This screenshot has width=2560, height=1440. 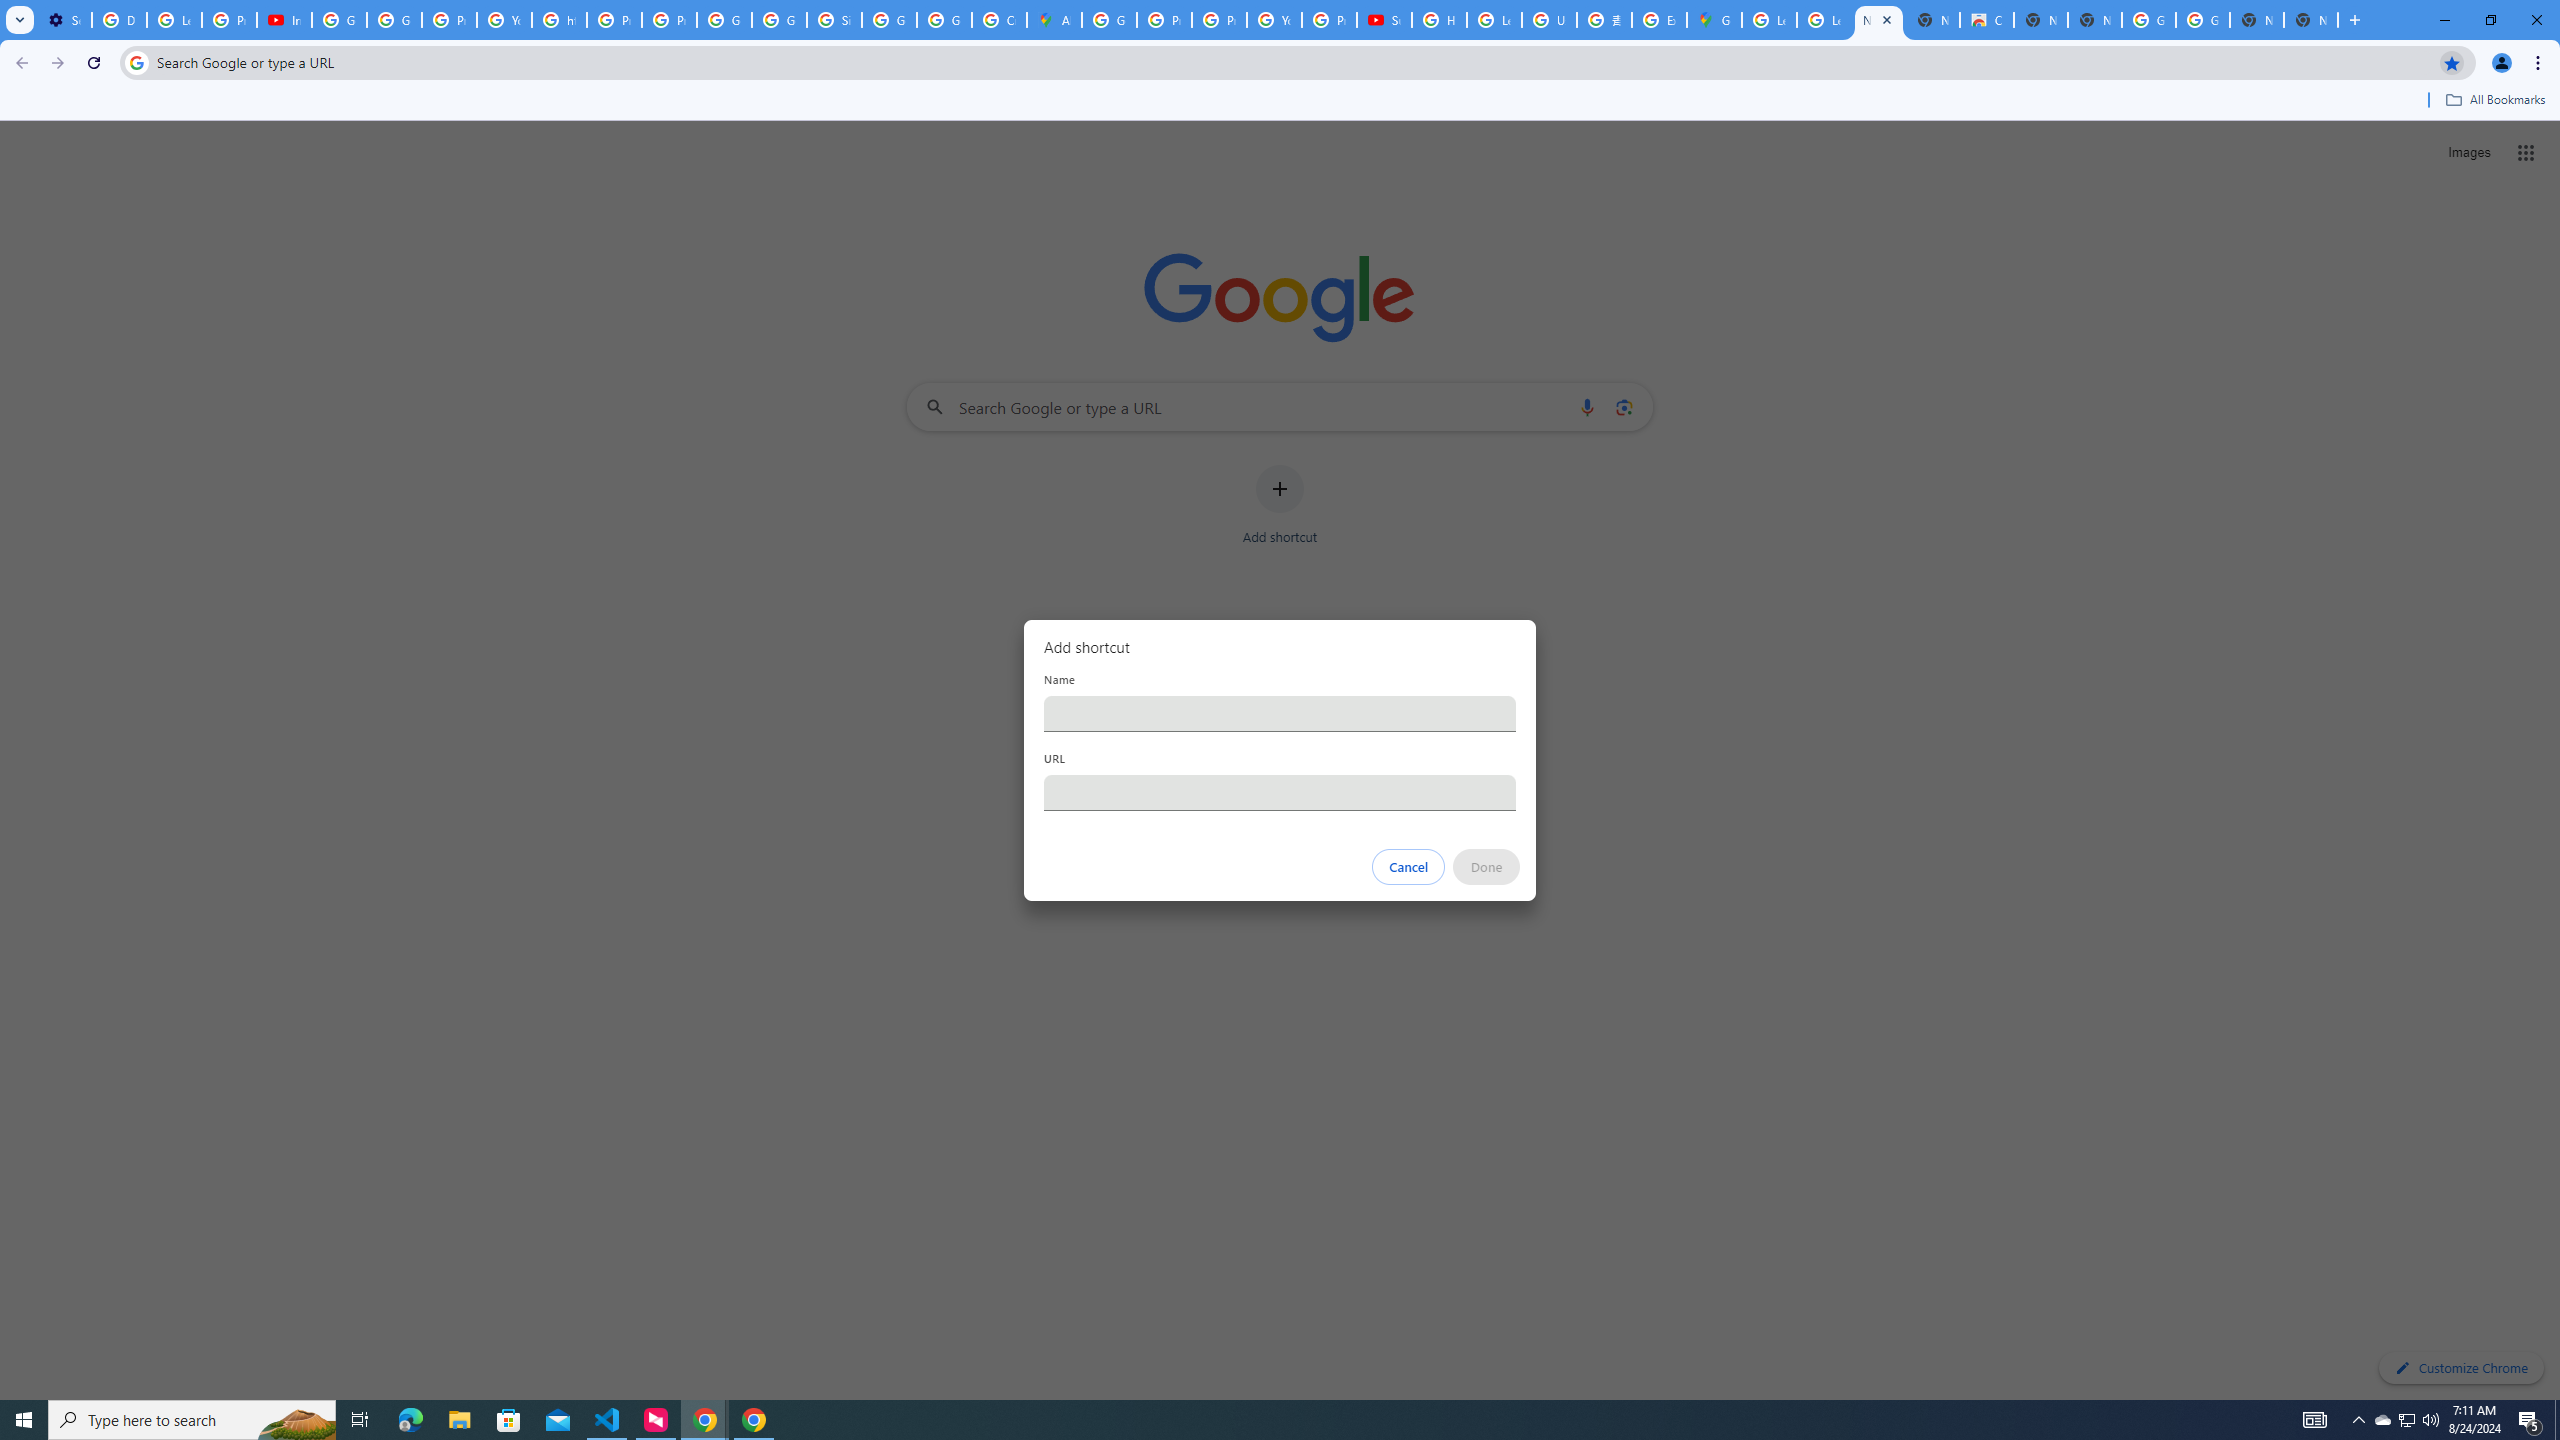 I want to click on 'YouTube', so click(x=1273, y=19).